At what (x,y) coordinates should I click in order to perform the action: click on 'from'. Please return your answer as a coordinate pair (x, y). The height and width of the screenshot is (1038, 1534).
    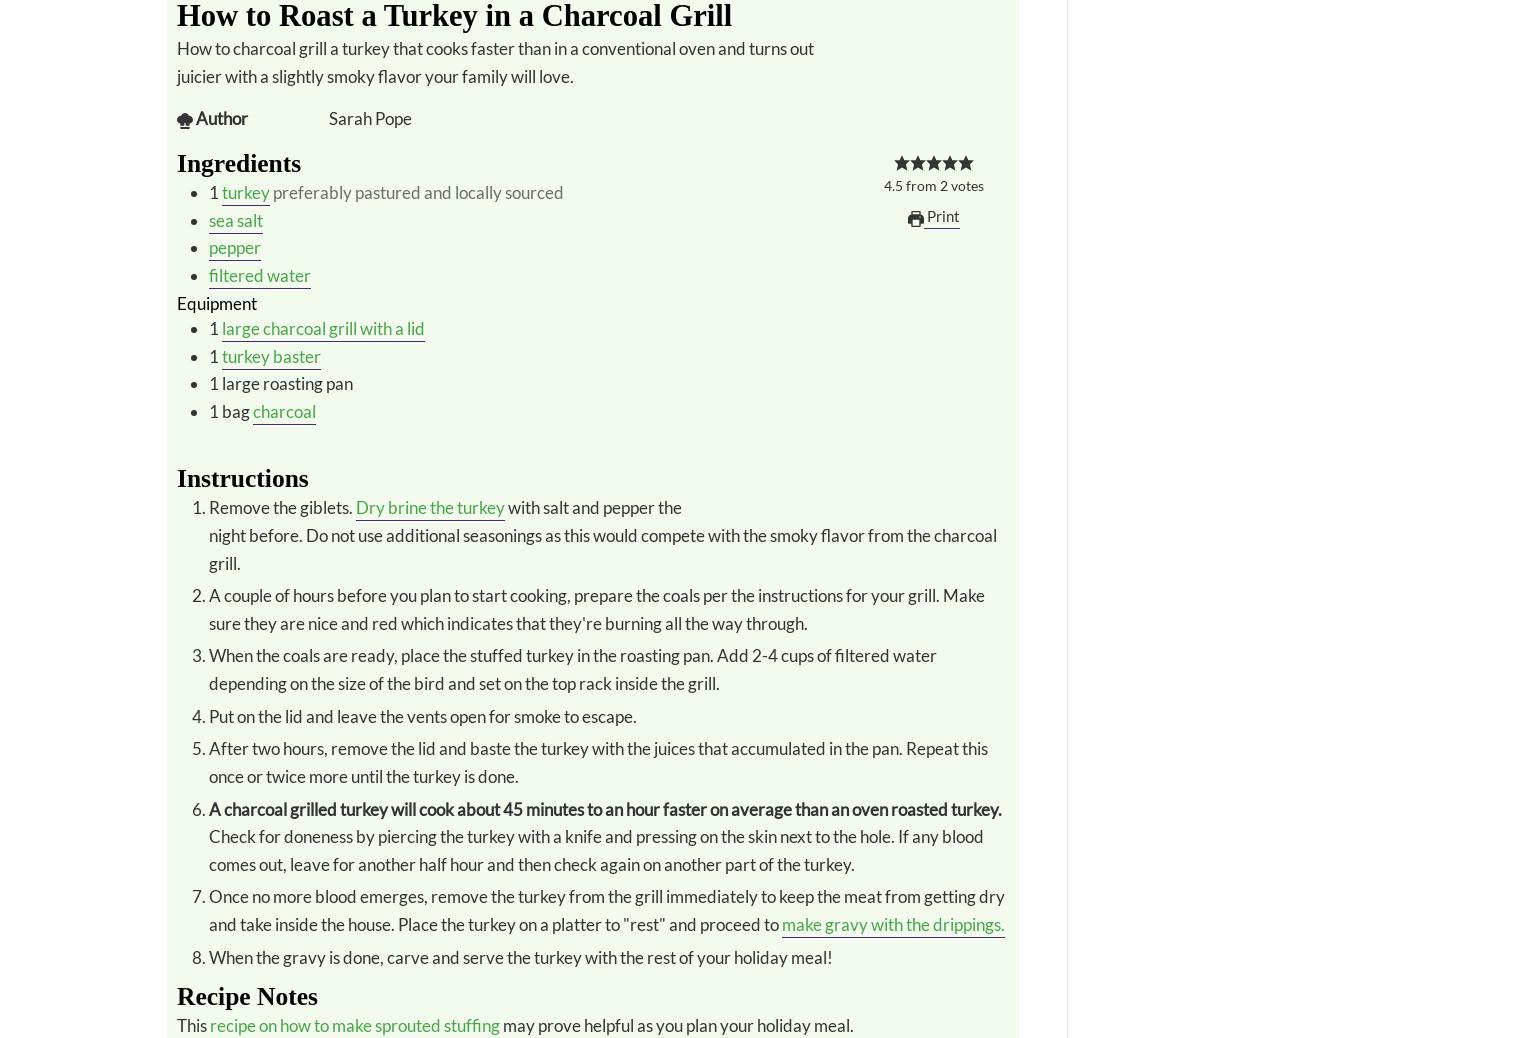
    Looking at the image, I should click on (920, 185).